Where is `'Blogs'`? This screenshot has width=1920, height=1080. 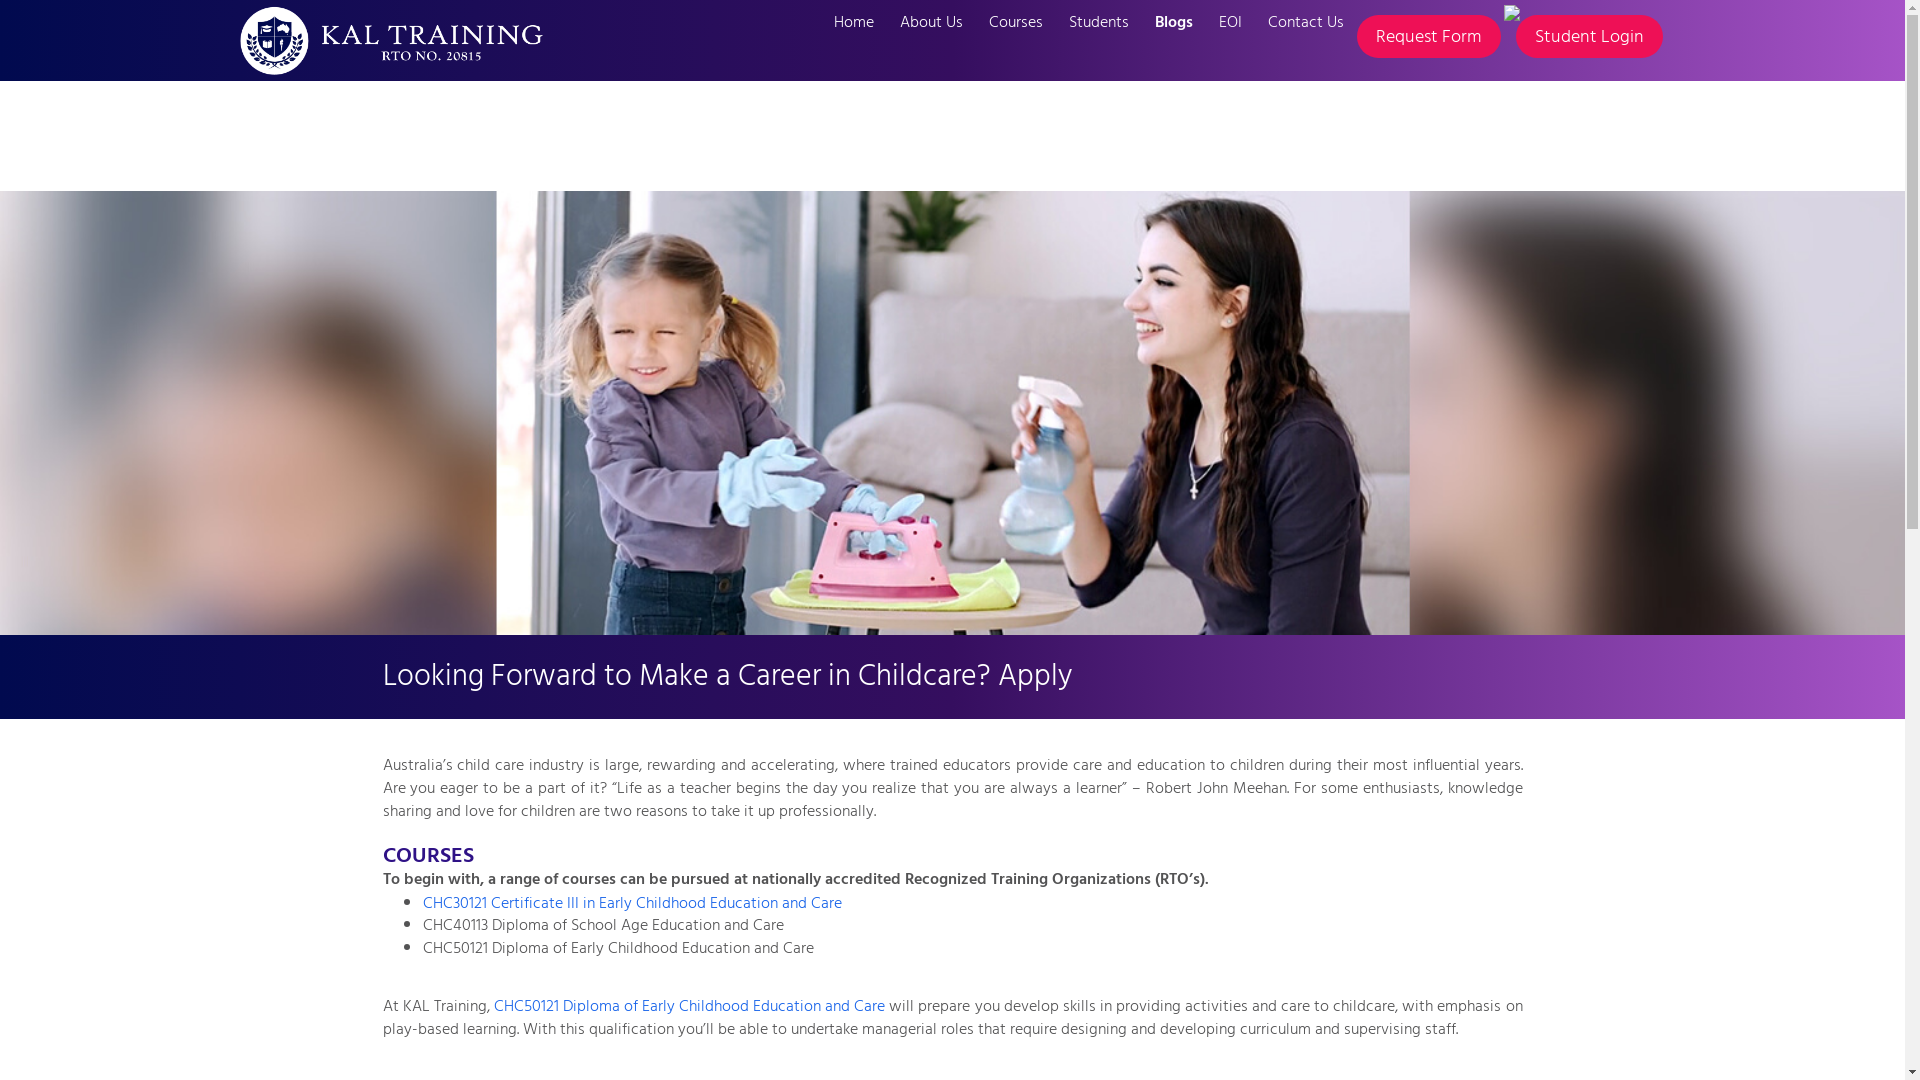 'Blogs' is located at coordinates (1174, 22).